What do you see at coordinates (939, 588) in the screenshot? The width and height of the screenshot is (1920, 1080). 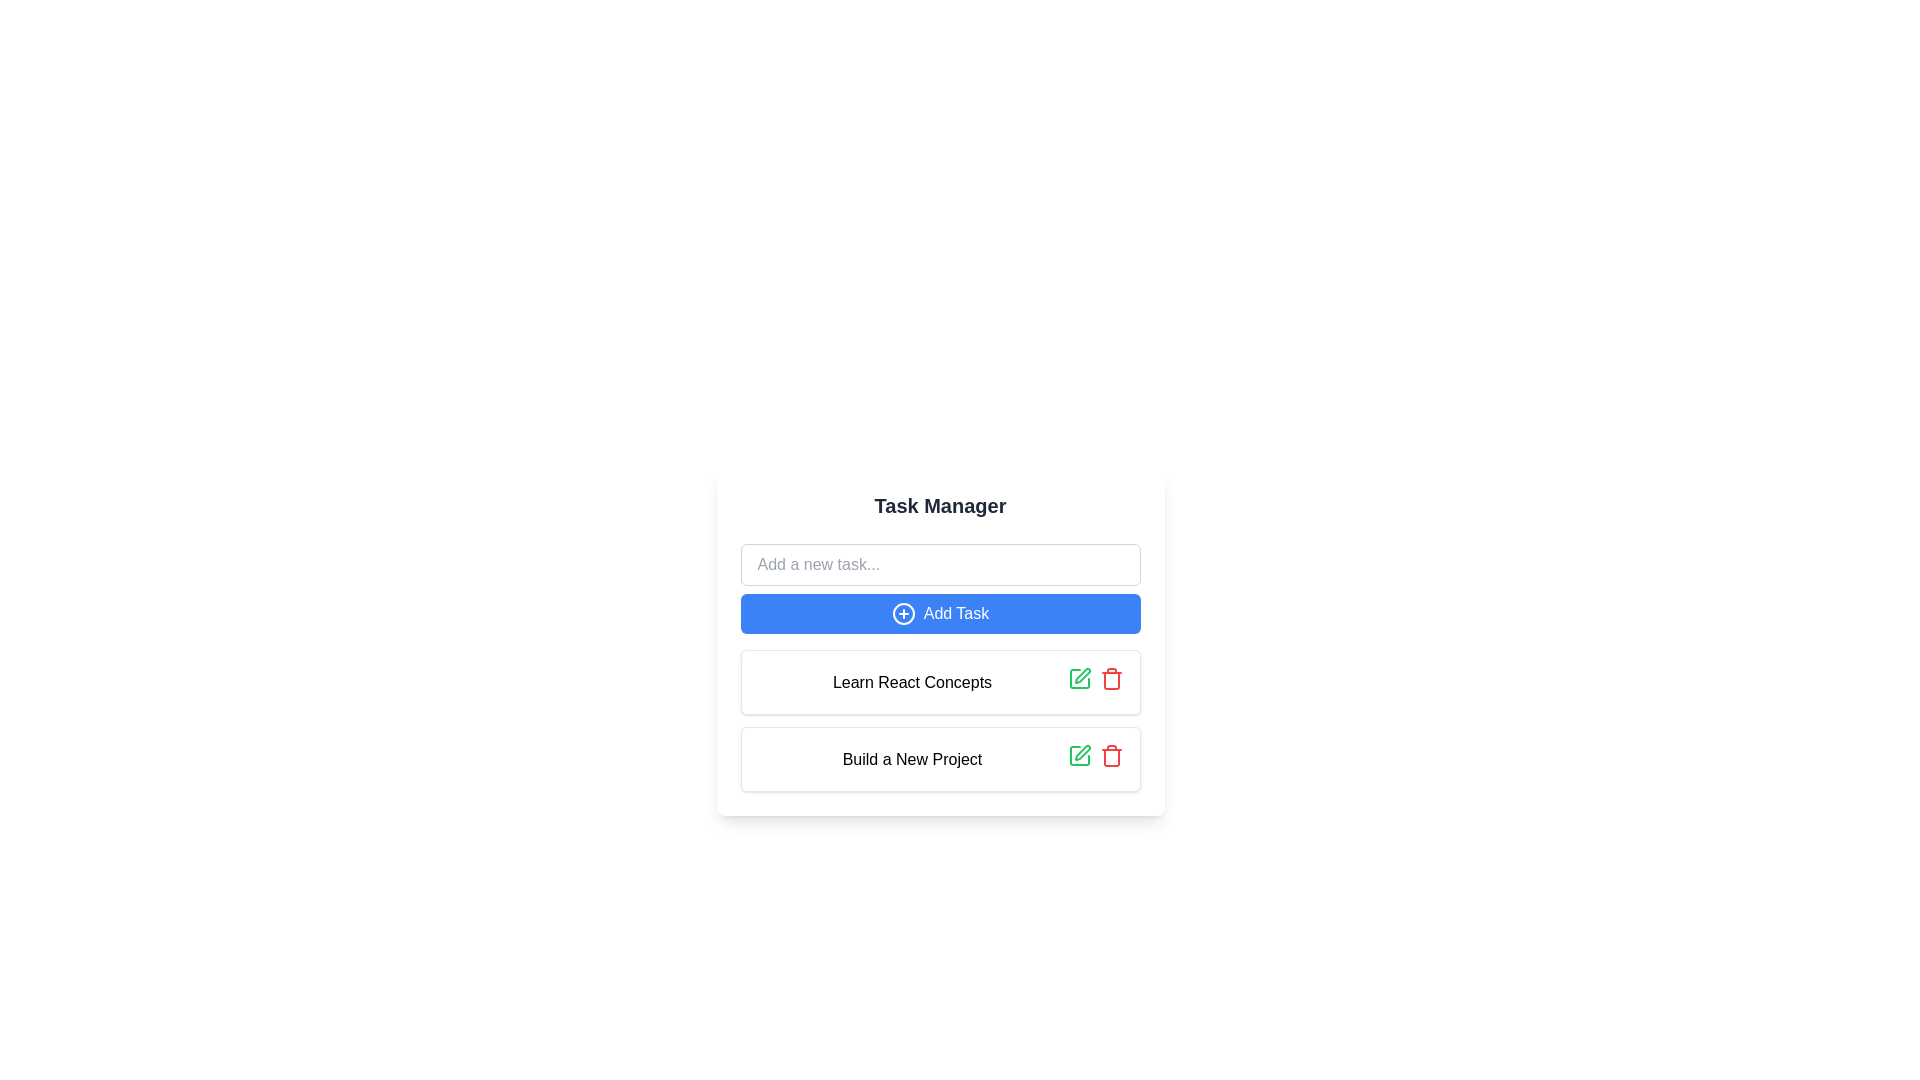 I see `the 'Add Task' button located below the text input field in the 'Task Manager' section` at bounding box center [939, 588].